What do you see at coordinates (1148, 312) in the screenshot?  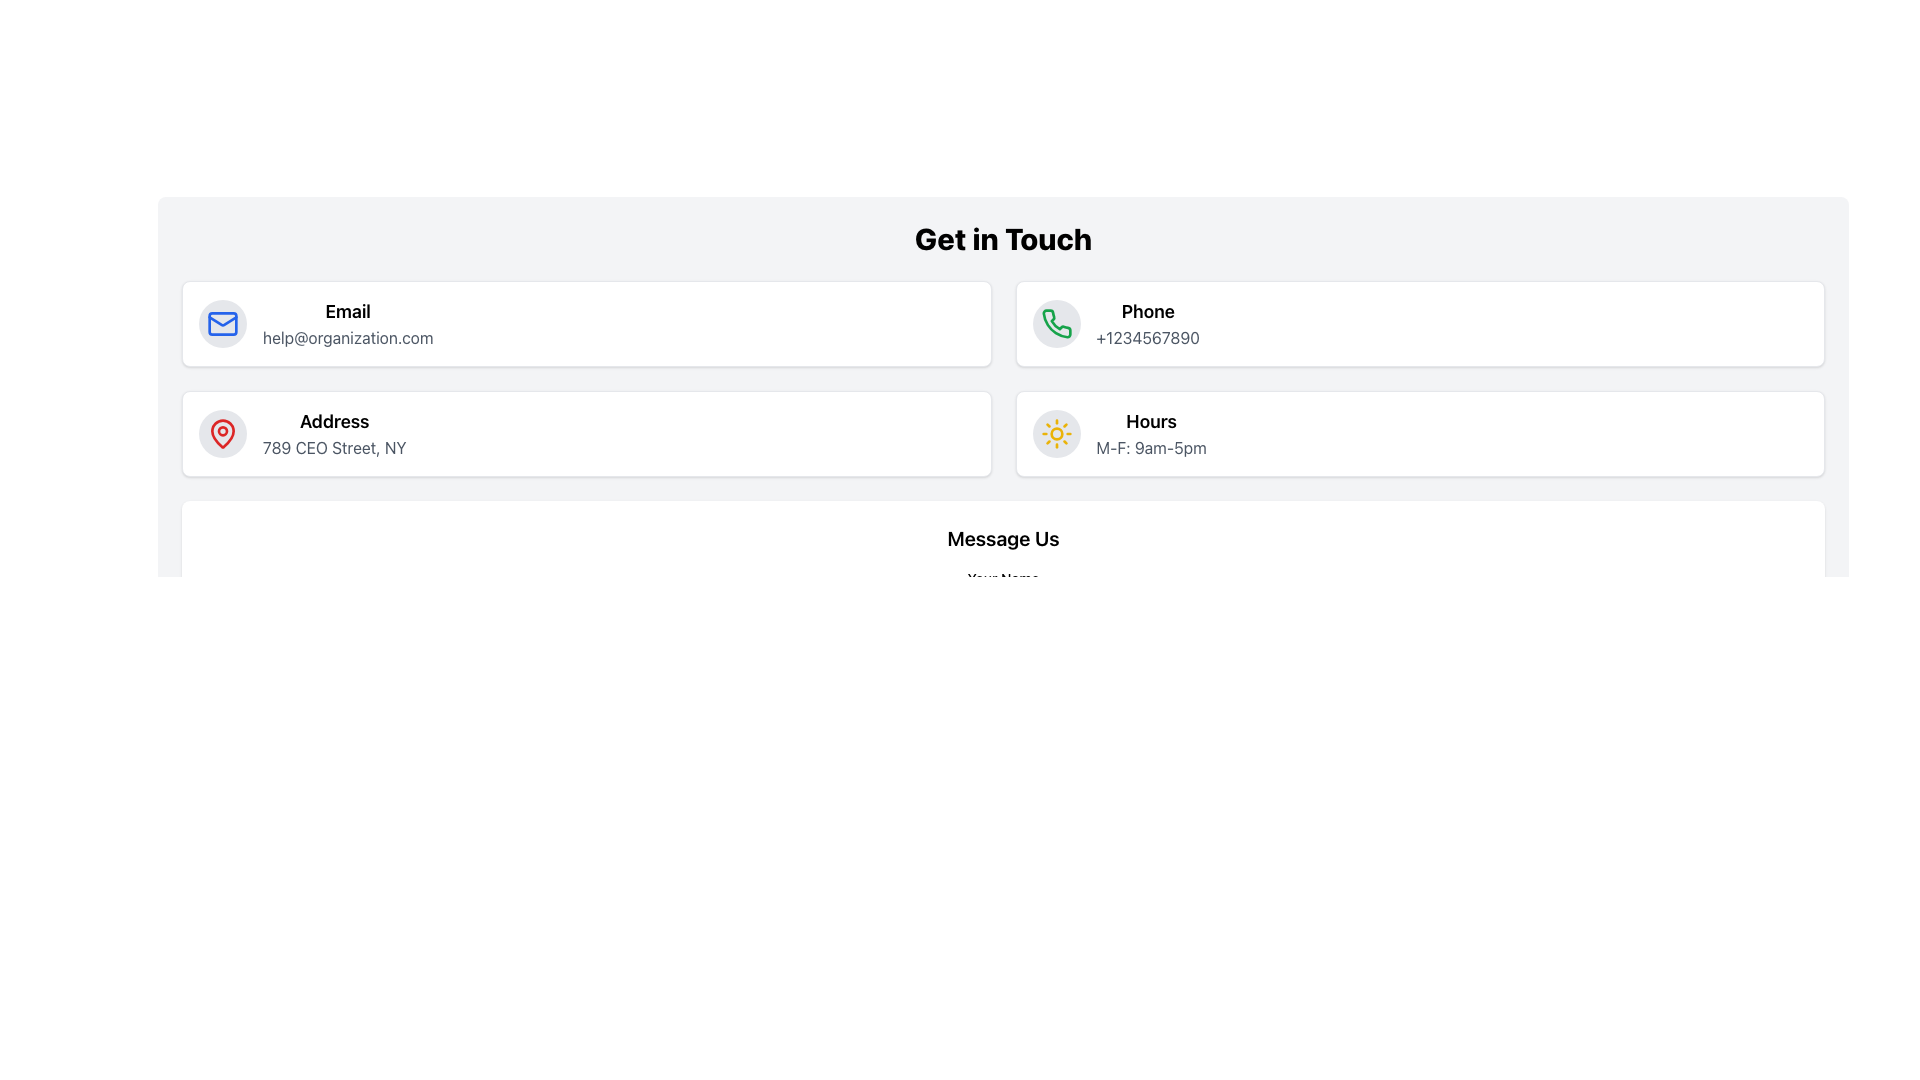 I see `the static text label indicating the contact phone line, located in the upper-right section of the 'Get in Touch' panel, adjacent to the phone icon and above the number '+1234567890'` at bounding box center [1148, 312].